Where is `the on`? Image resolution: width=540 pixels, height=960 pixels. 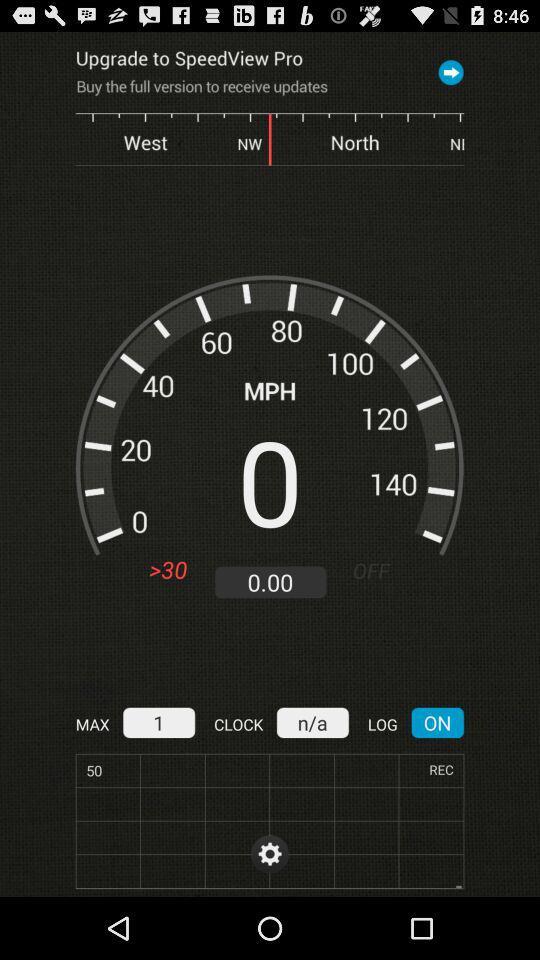
the on is located at coordinates (436, 721).